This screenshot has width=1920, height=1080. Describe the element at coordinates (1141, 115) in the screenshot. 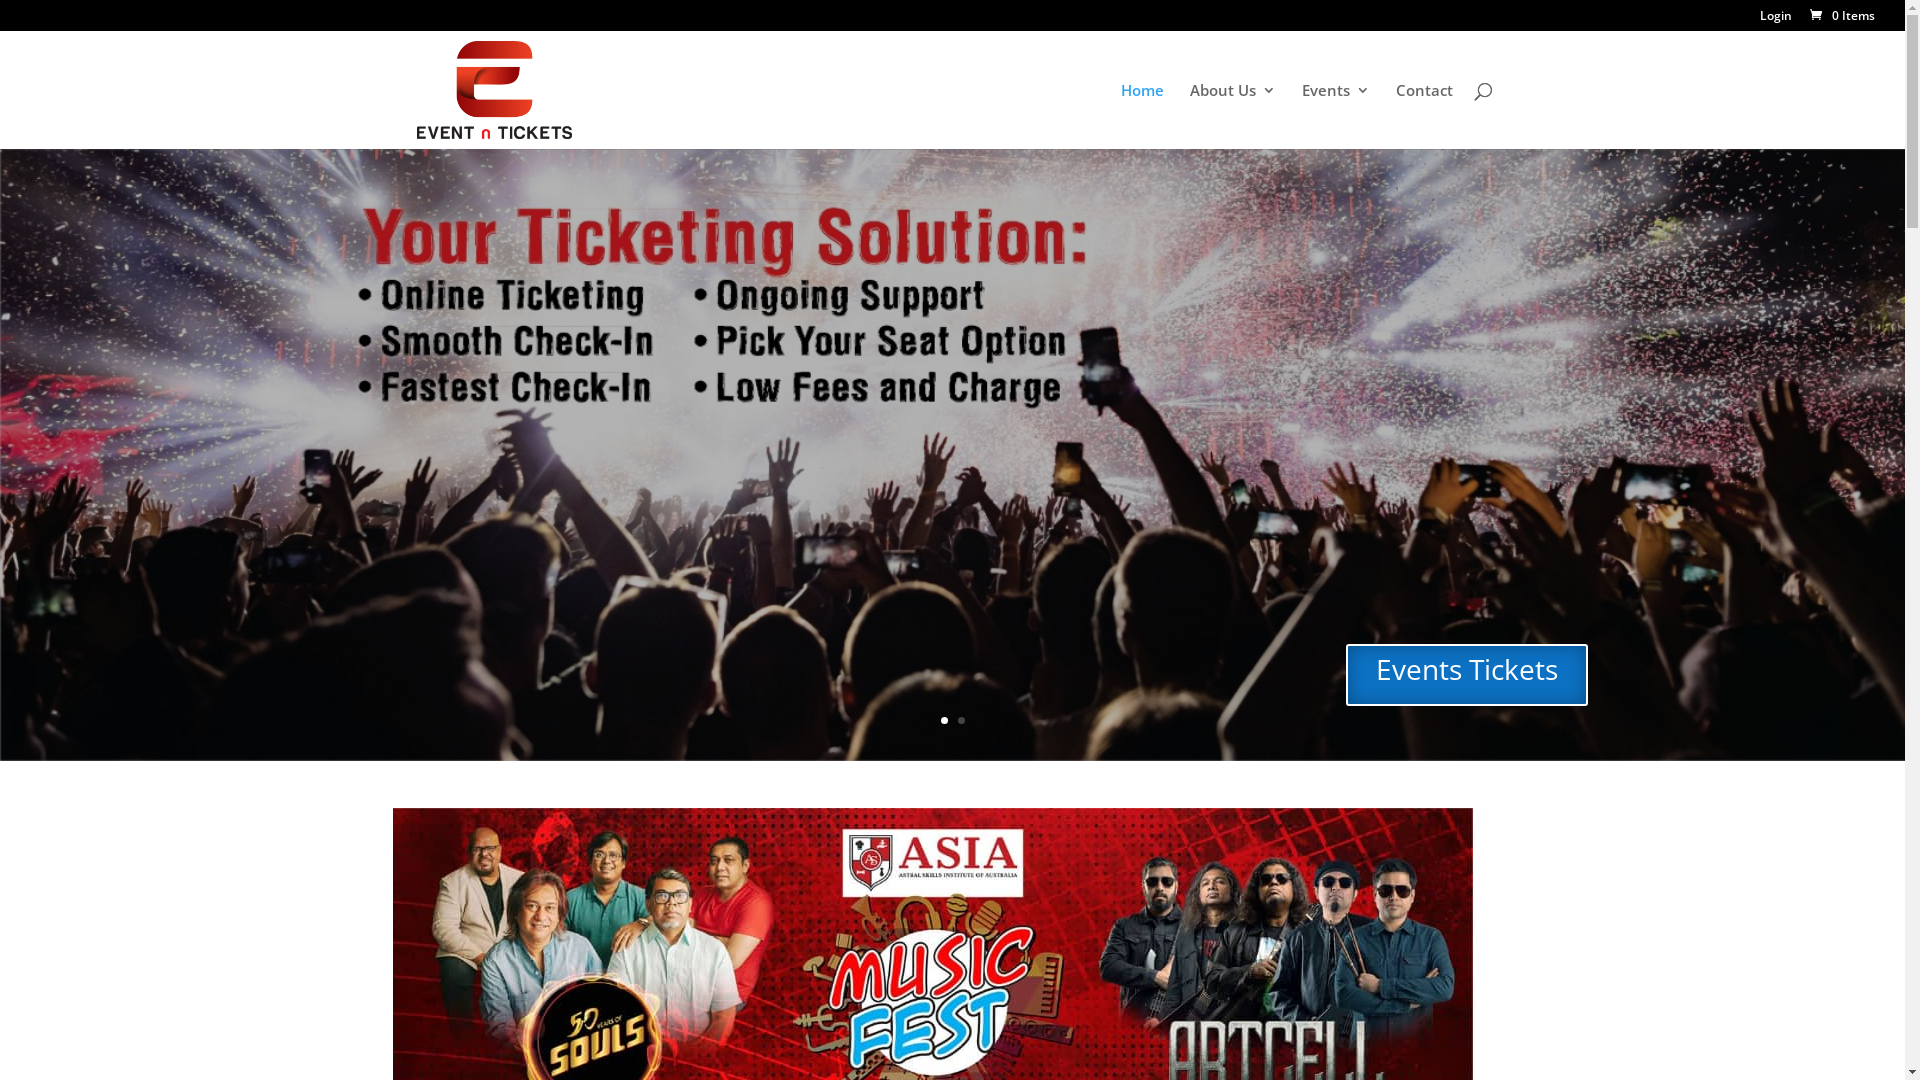

I see `'Home'` at that location.